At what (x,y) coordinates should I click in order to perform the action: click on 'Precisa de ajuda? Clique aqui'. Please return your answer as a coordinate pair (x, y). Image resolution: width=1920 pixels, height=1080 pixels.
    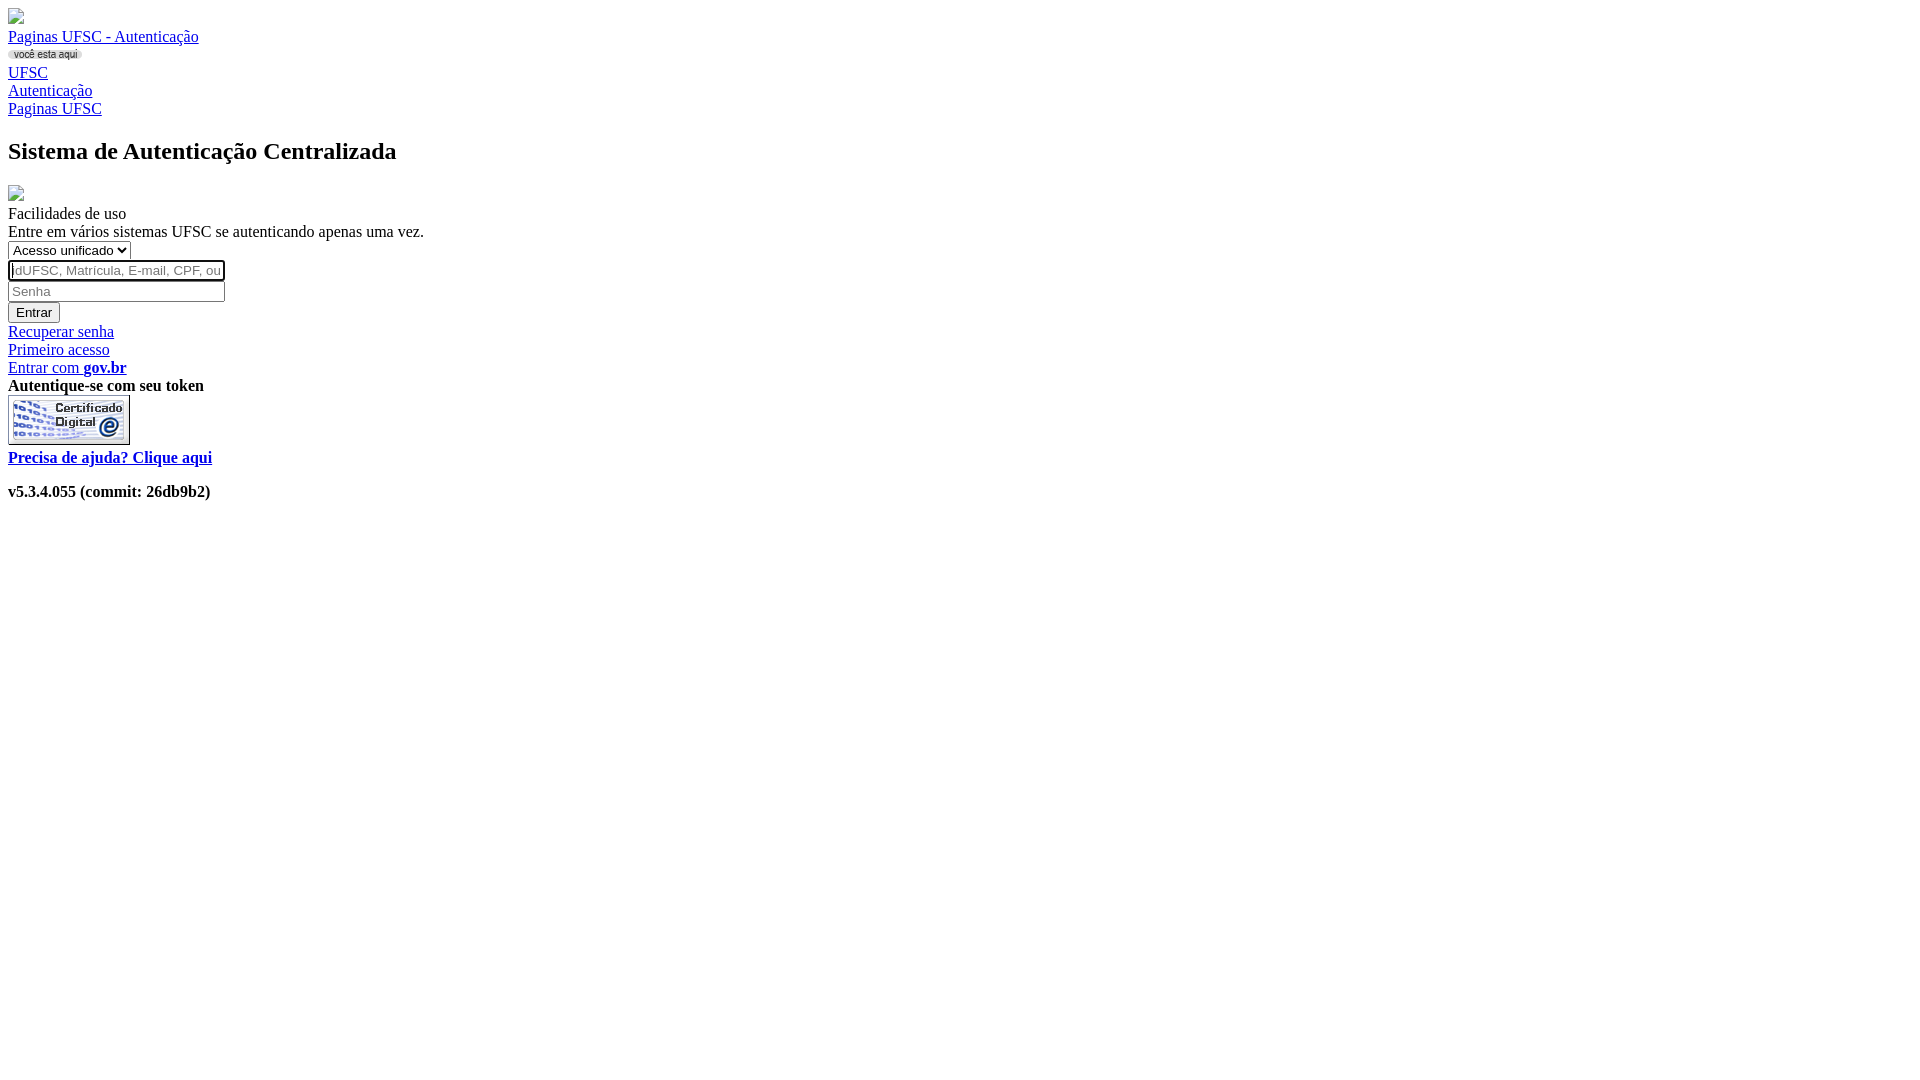
    Looking at the image, I should click on (8, 457).